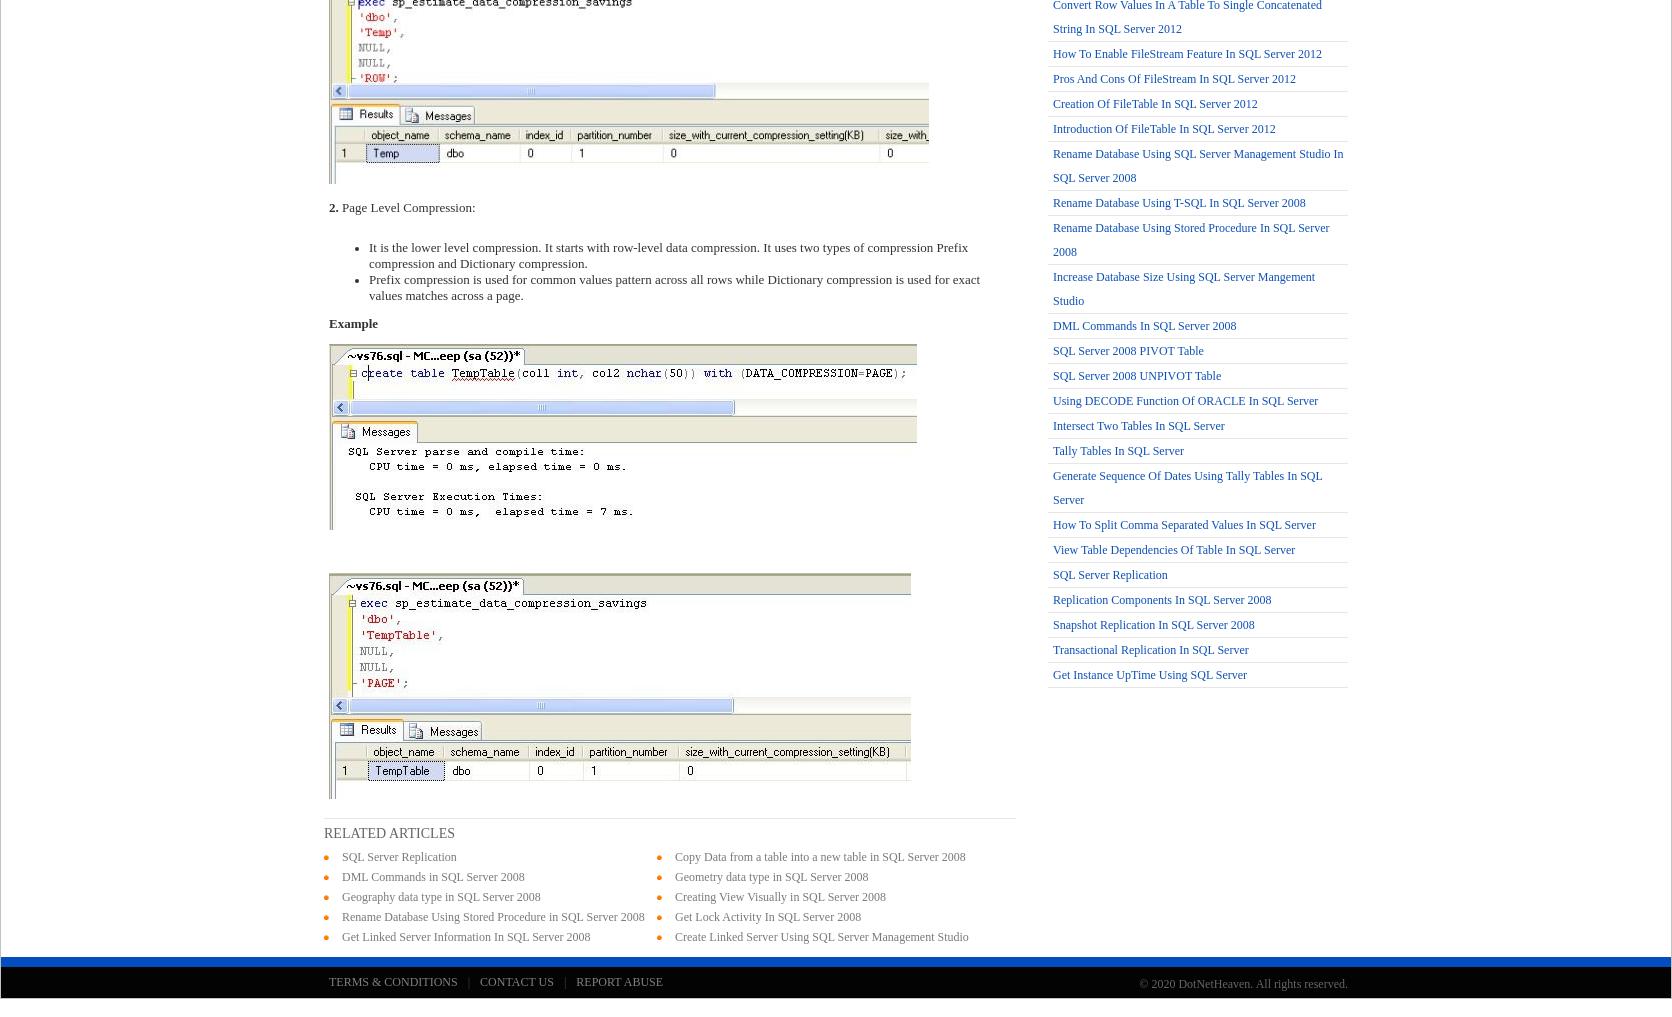 The height and width of the screenshot is (1017, 1672). What do you see at coordinates (1173, 549) in the screenshot?
I see `'View Table Dependencies Of Table In SQL Server'` at bounding box center [1173, 549].